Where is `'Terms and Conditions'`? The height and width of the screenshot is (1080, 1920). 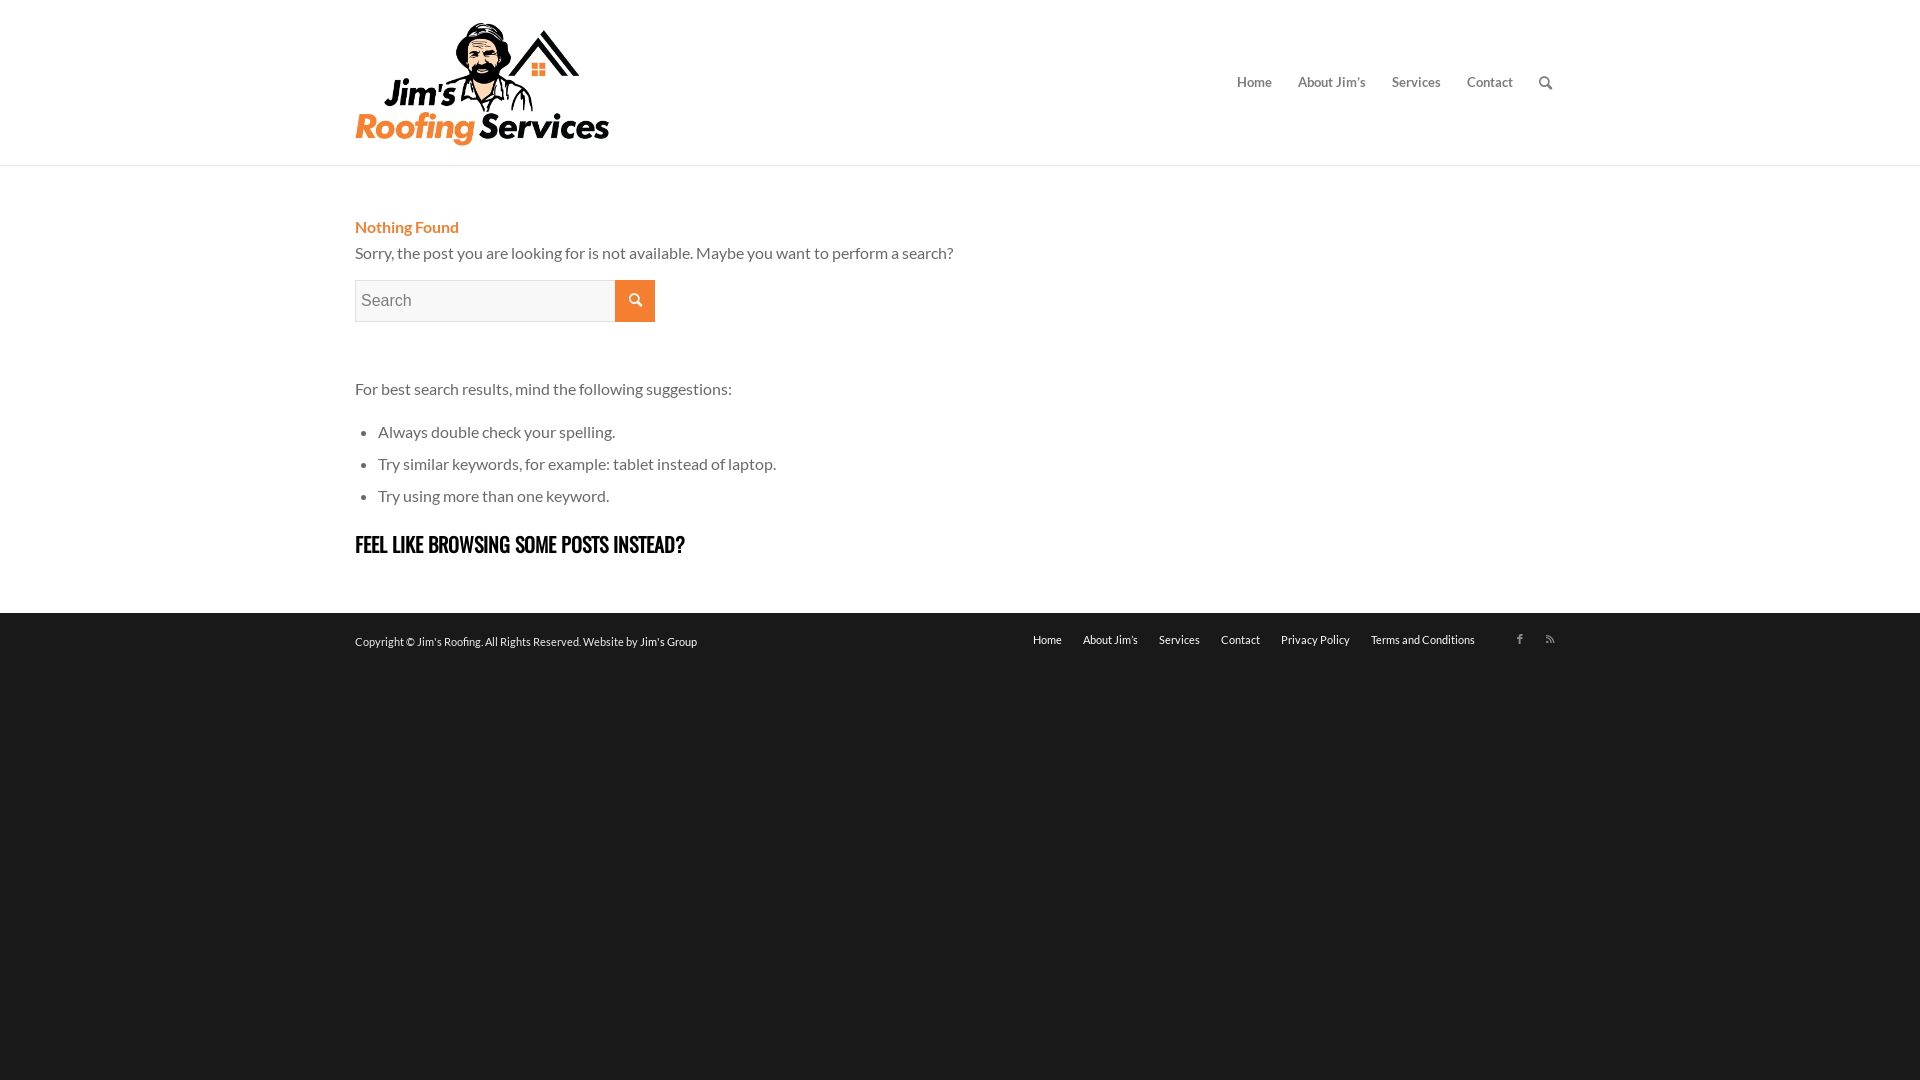
'Terms and Conditions' is located at coordinates (1421, 639).